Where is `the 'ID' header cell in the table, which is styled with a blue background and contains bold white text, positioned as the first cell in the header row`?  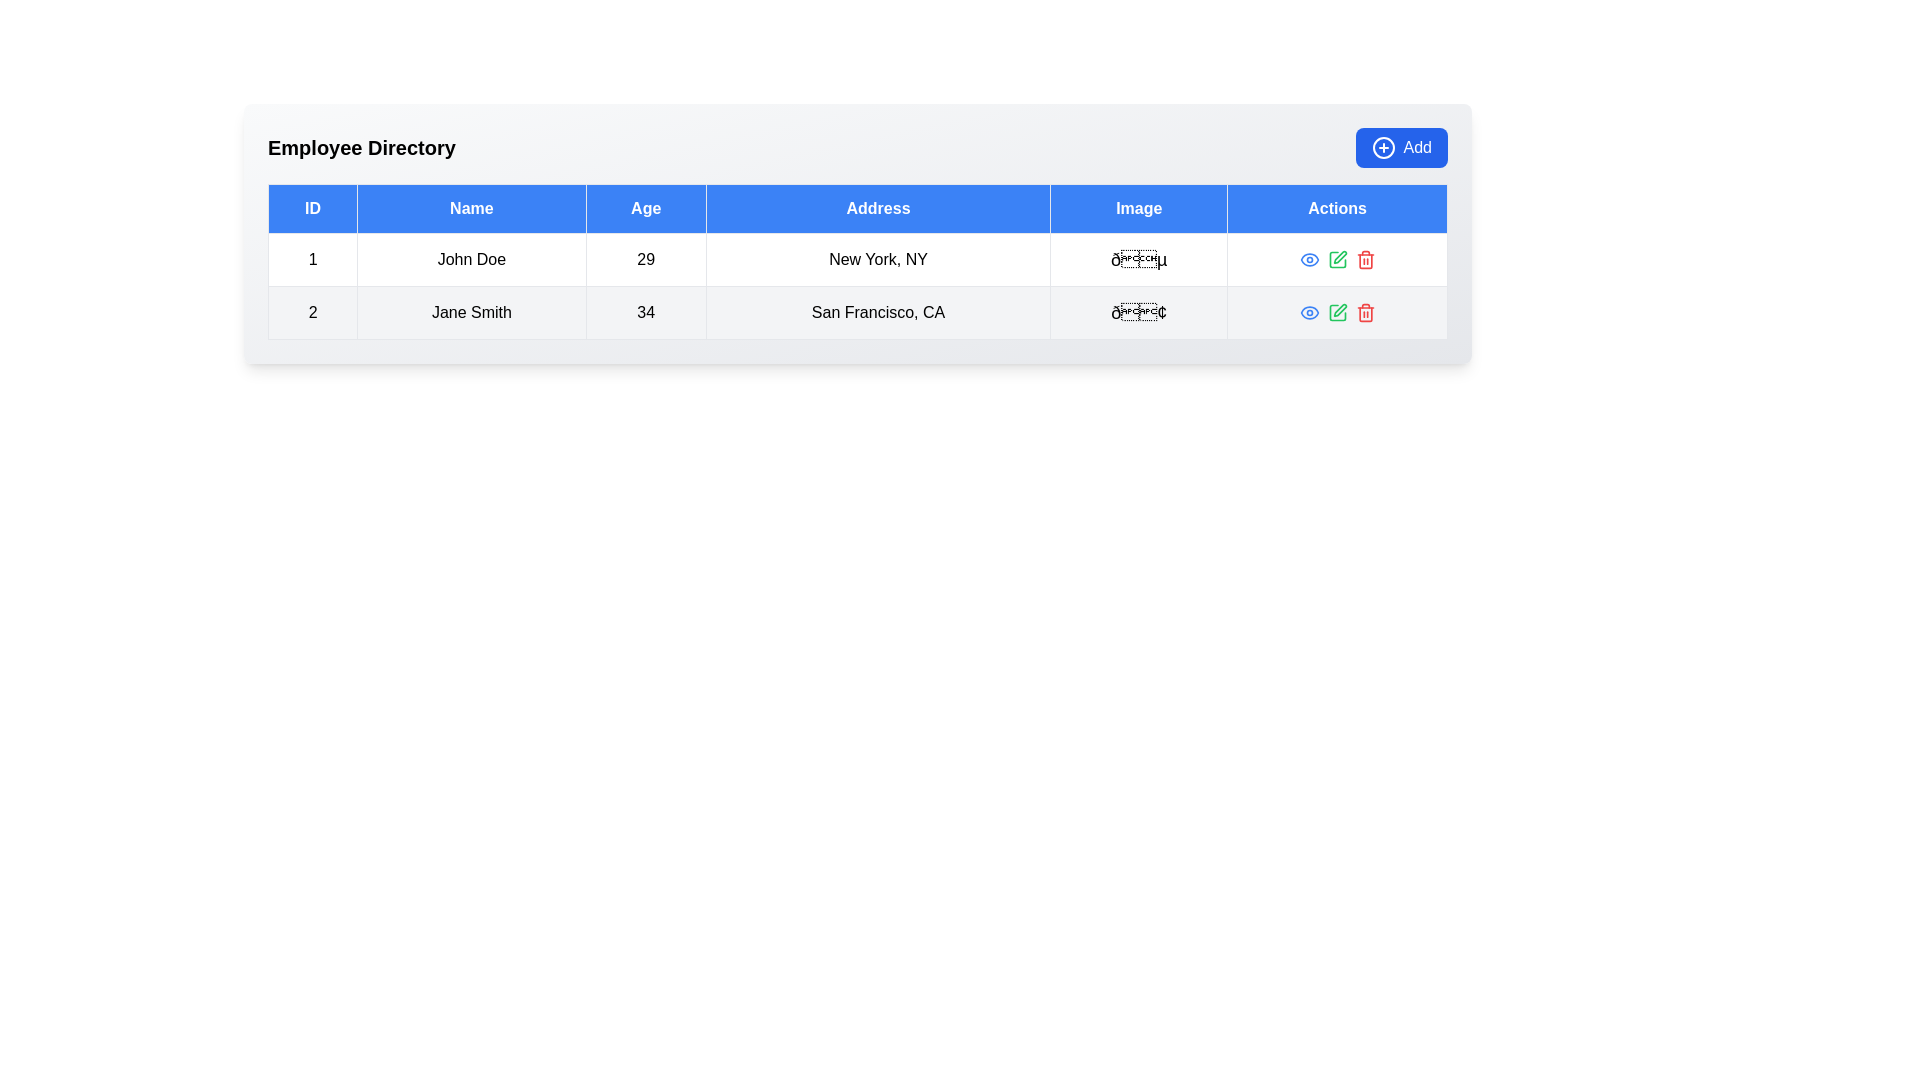 the 'ID' header cell in the table, which is styled with a blue background and contains bold white text, positioned as the first cell in the header row is located at coordinates (312, 208).